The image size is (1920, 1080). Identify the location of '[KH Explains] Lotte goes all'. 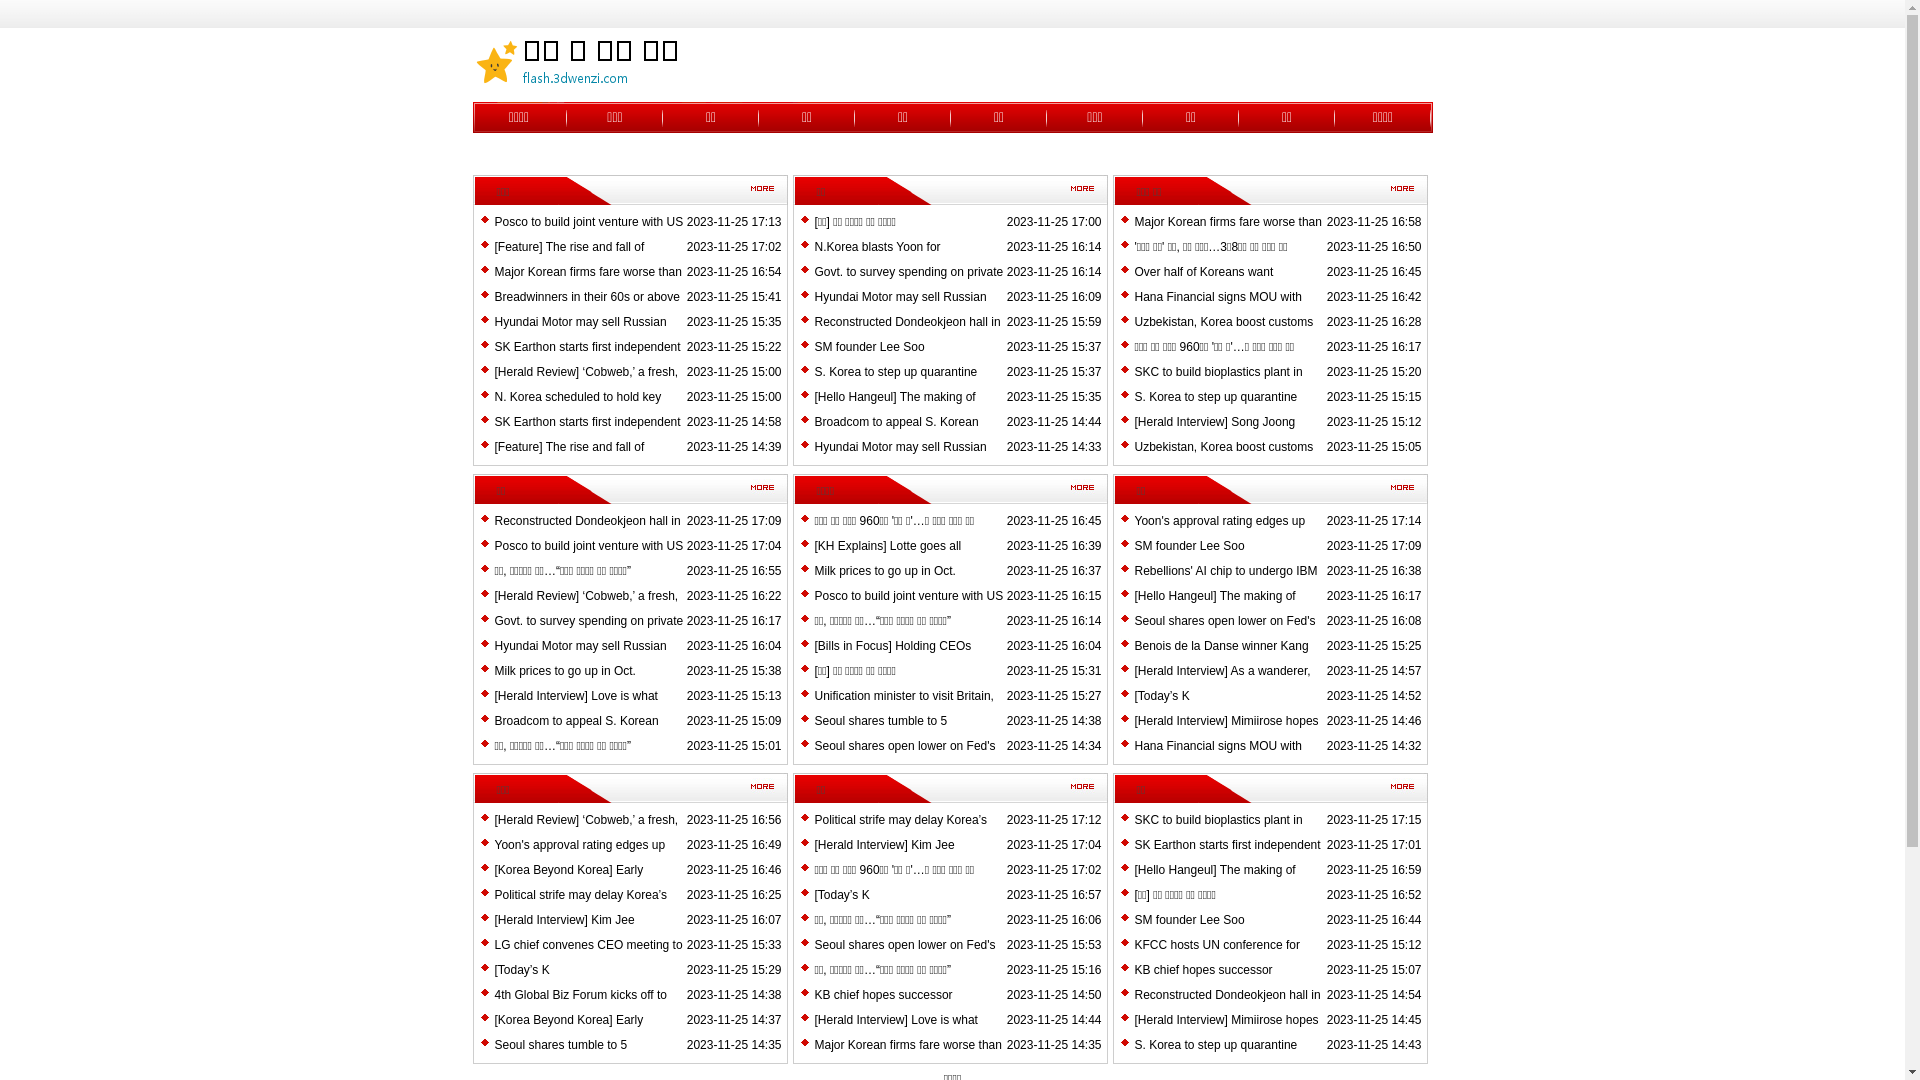
(886, 546).